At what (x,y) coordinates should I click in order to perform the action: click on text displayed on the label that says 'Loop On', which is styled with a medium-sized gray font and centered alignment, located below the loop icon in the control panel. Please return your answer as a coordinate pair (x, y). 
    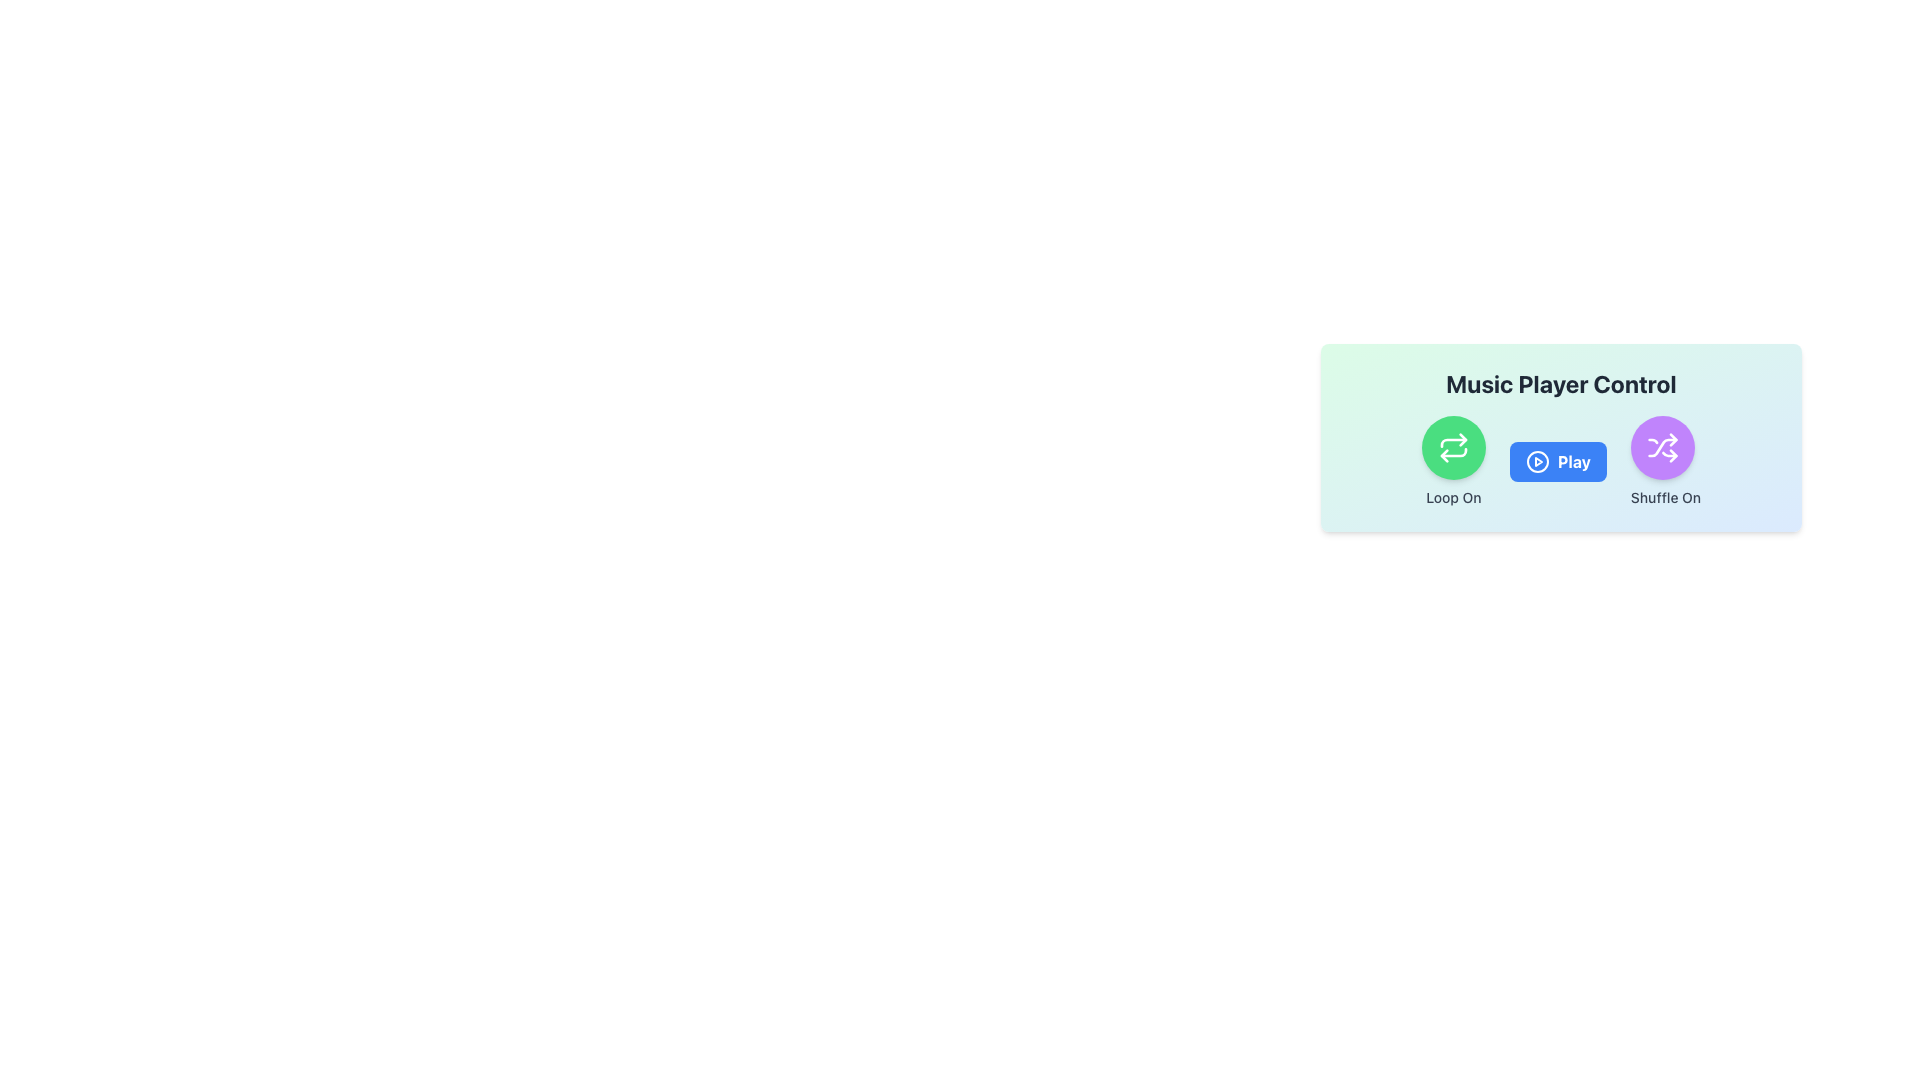
    Looking at the image, I should click on (1453, 496).